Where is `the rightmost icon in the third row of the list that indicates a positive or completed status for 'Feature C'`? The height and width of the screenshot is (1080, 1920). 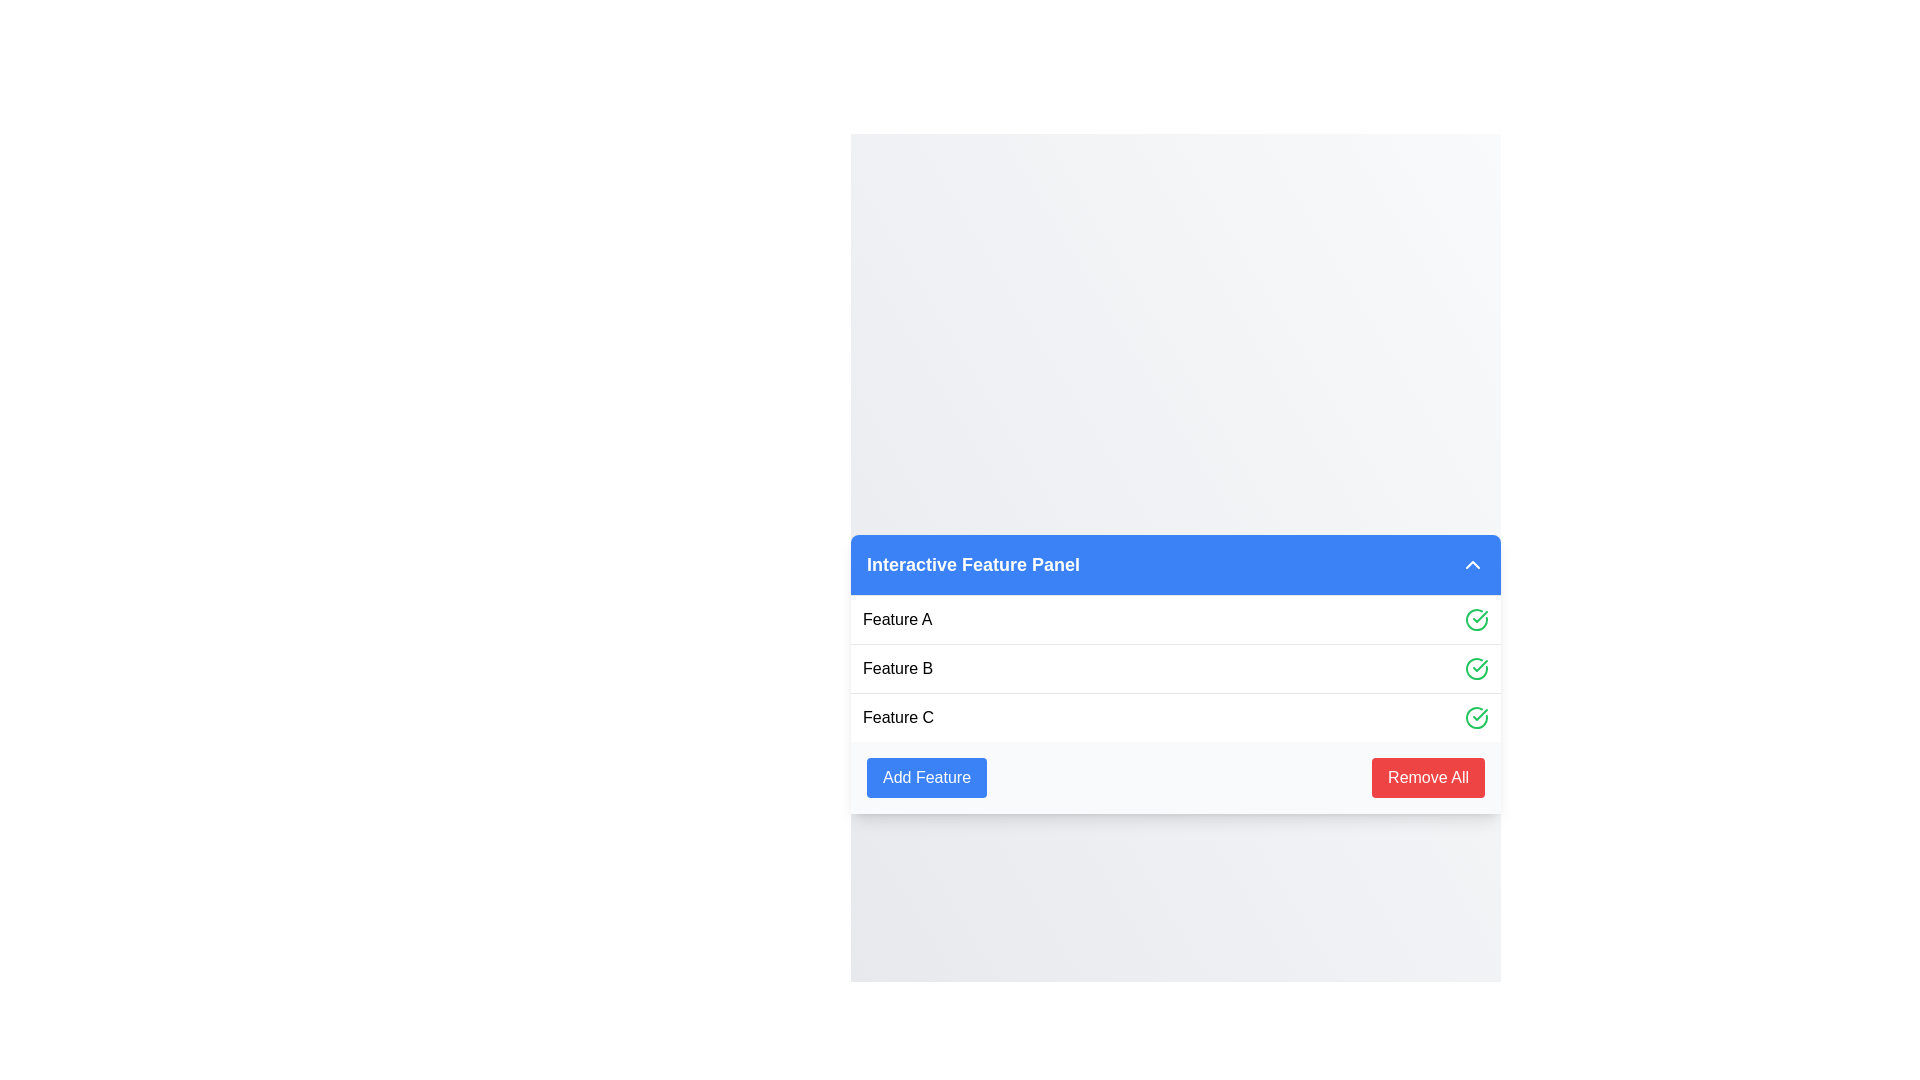
the rightmost icon in the third row of the list that indicates a positive or completed status for 'Feature C' is located at coordinates (1477, 716).